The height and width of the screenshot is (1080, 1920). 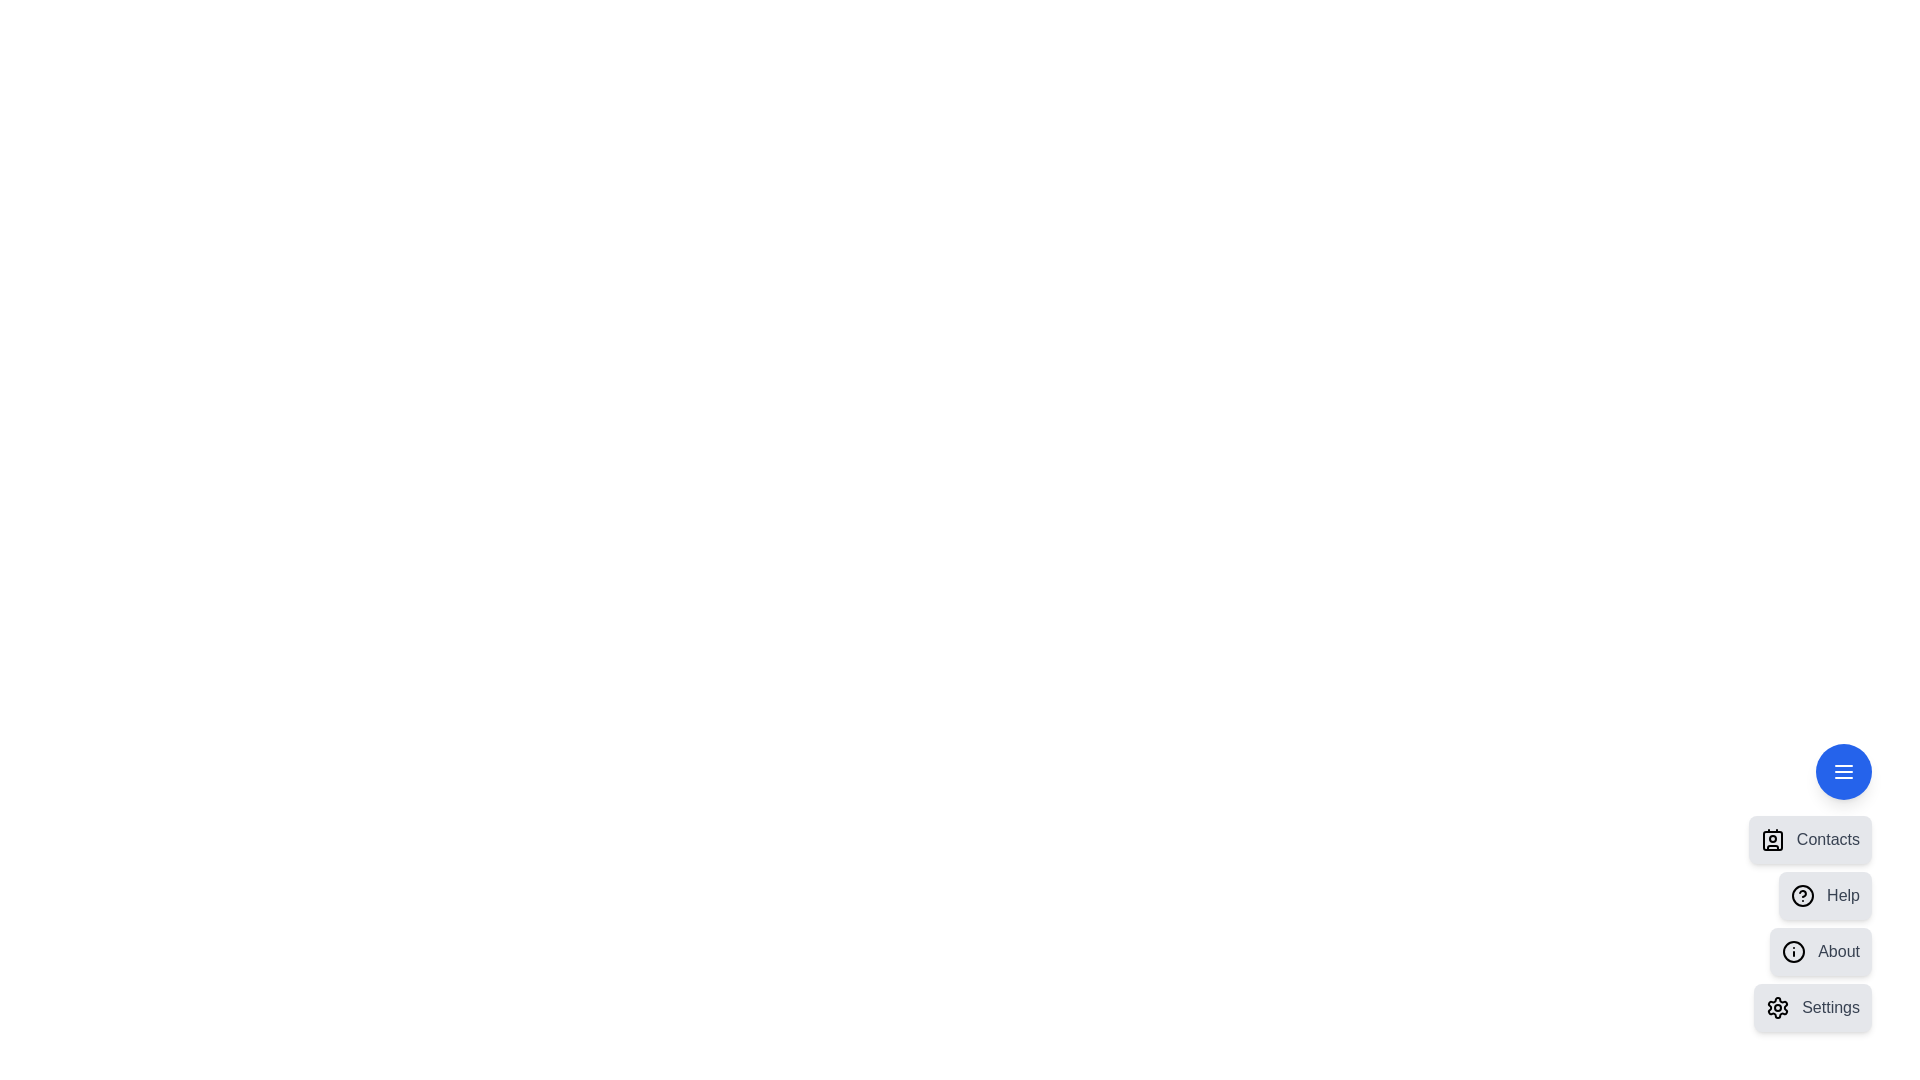 What do you see at coordinates (1842, 770) in the screenshot?
I see `the floating action button to toggle the menu` at bounding box center [1842, 770].